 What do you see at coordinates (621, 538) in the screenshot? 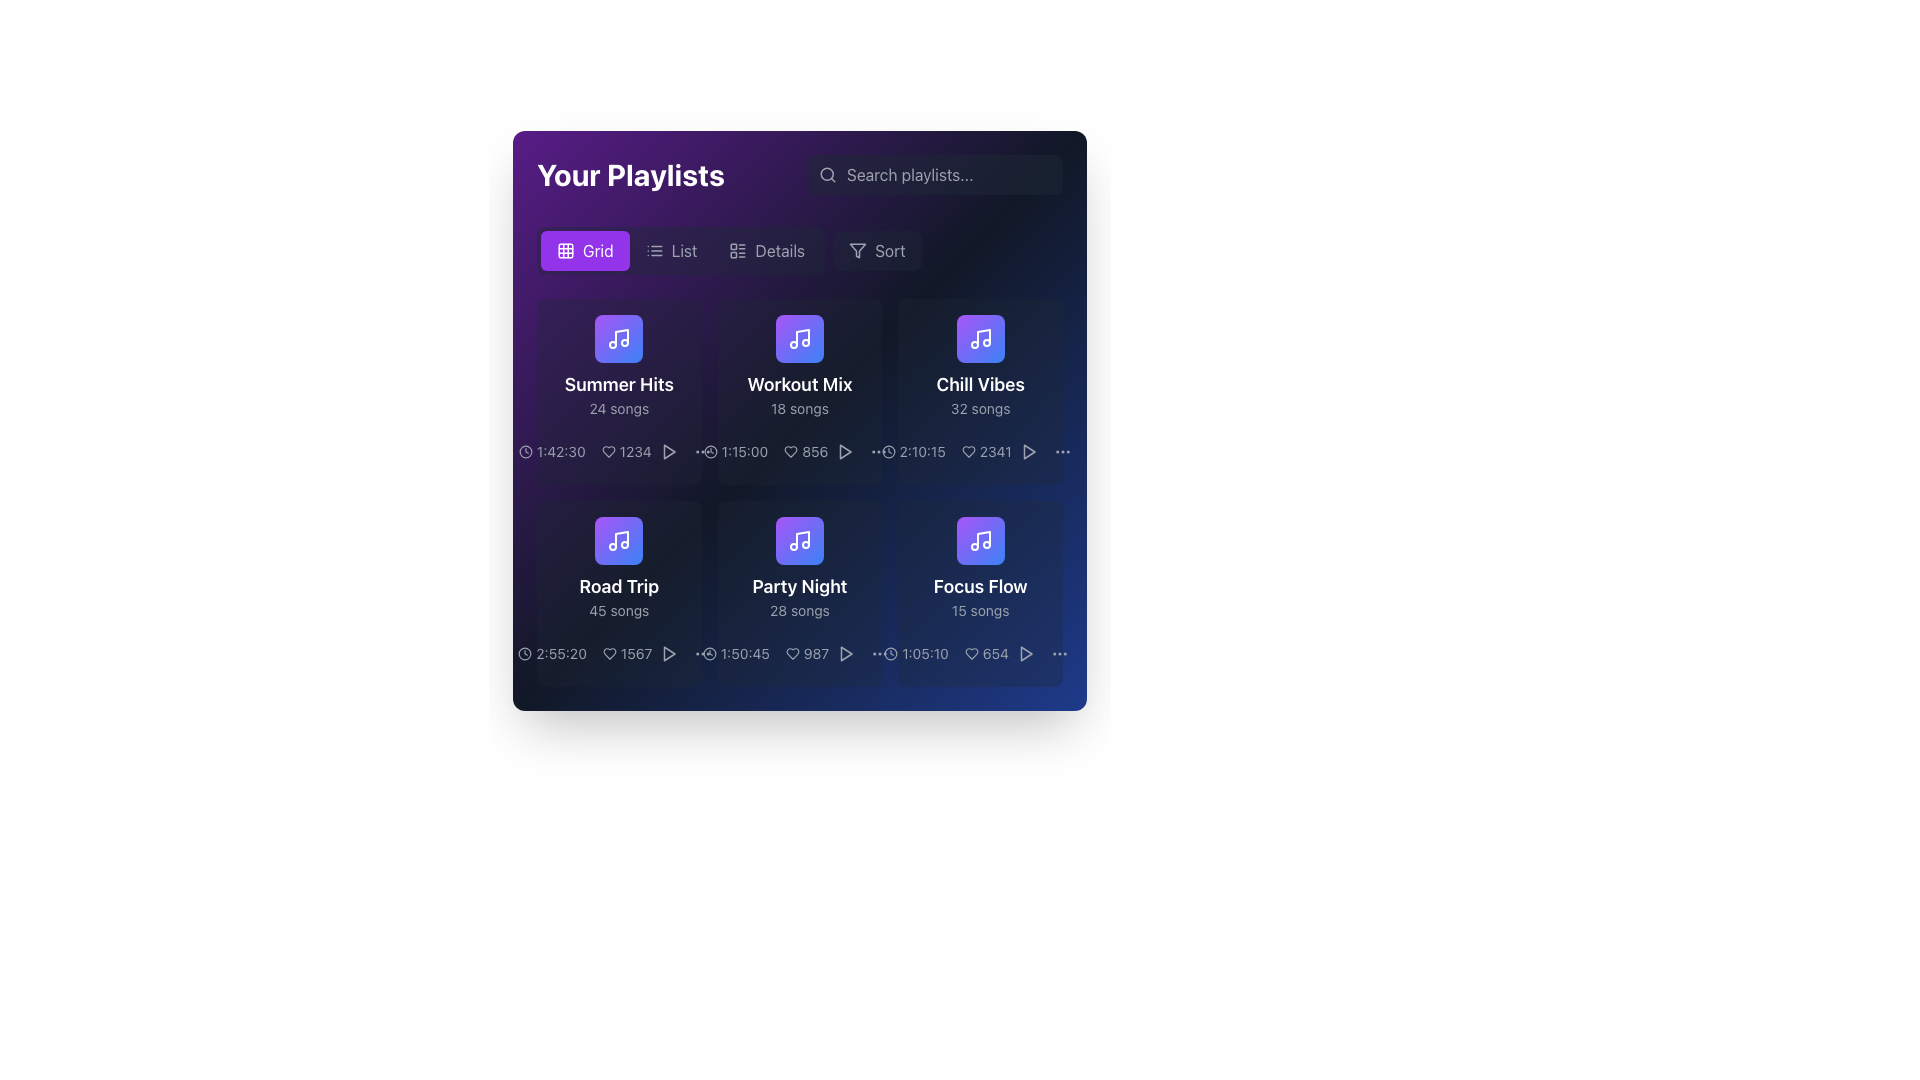
I see `the appearance of the music note icon located in the top-left corner of the 'Road Trip' music playlist card, which features a stylized vertical bar and a small circle representing a musical note` at bounding box center [621, 538].